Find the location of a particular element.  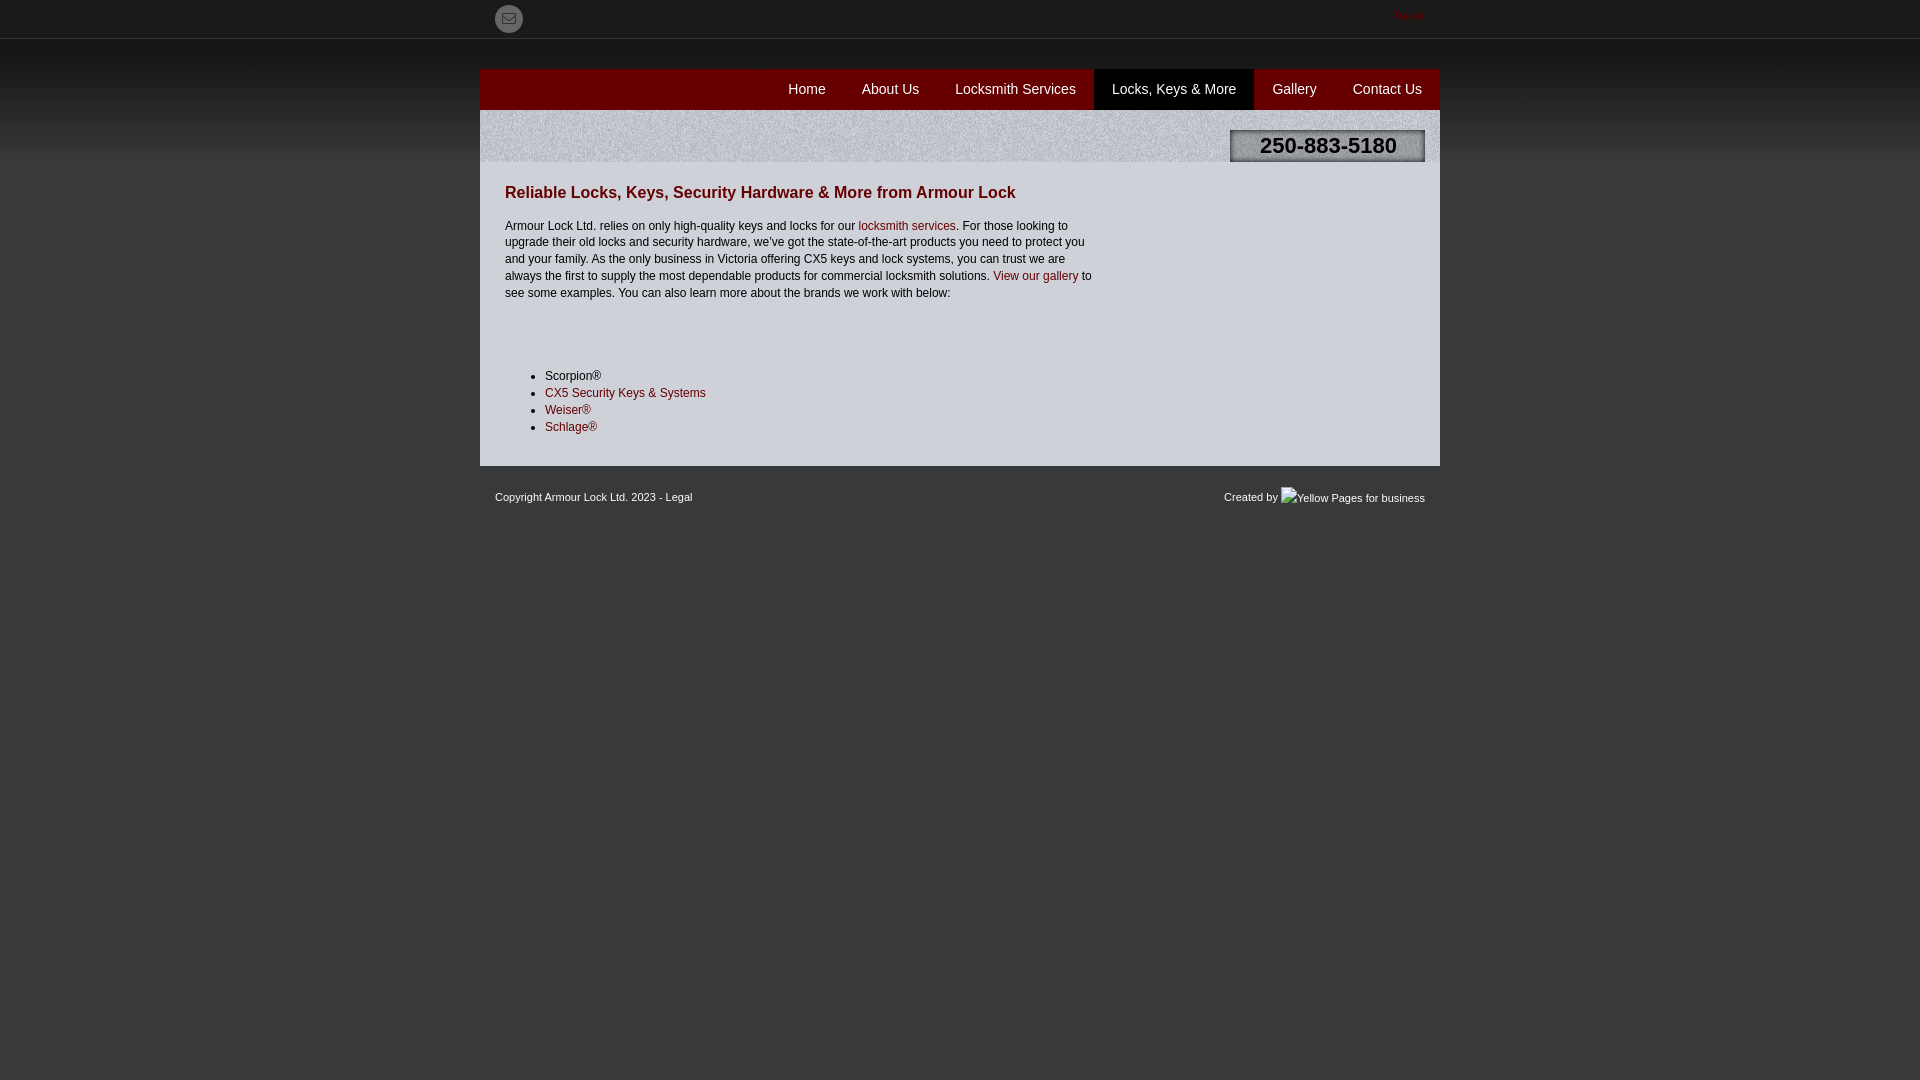

'250-883-5180' is located at coordinates (1328, 144).